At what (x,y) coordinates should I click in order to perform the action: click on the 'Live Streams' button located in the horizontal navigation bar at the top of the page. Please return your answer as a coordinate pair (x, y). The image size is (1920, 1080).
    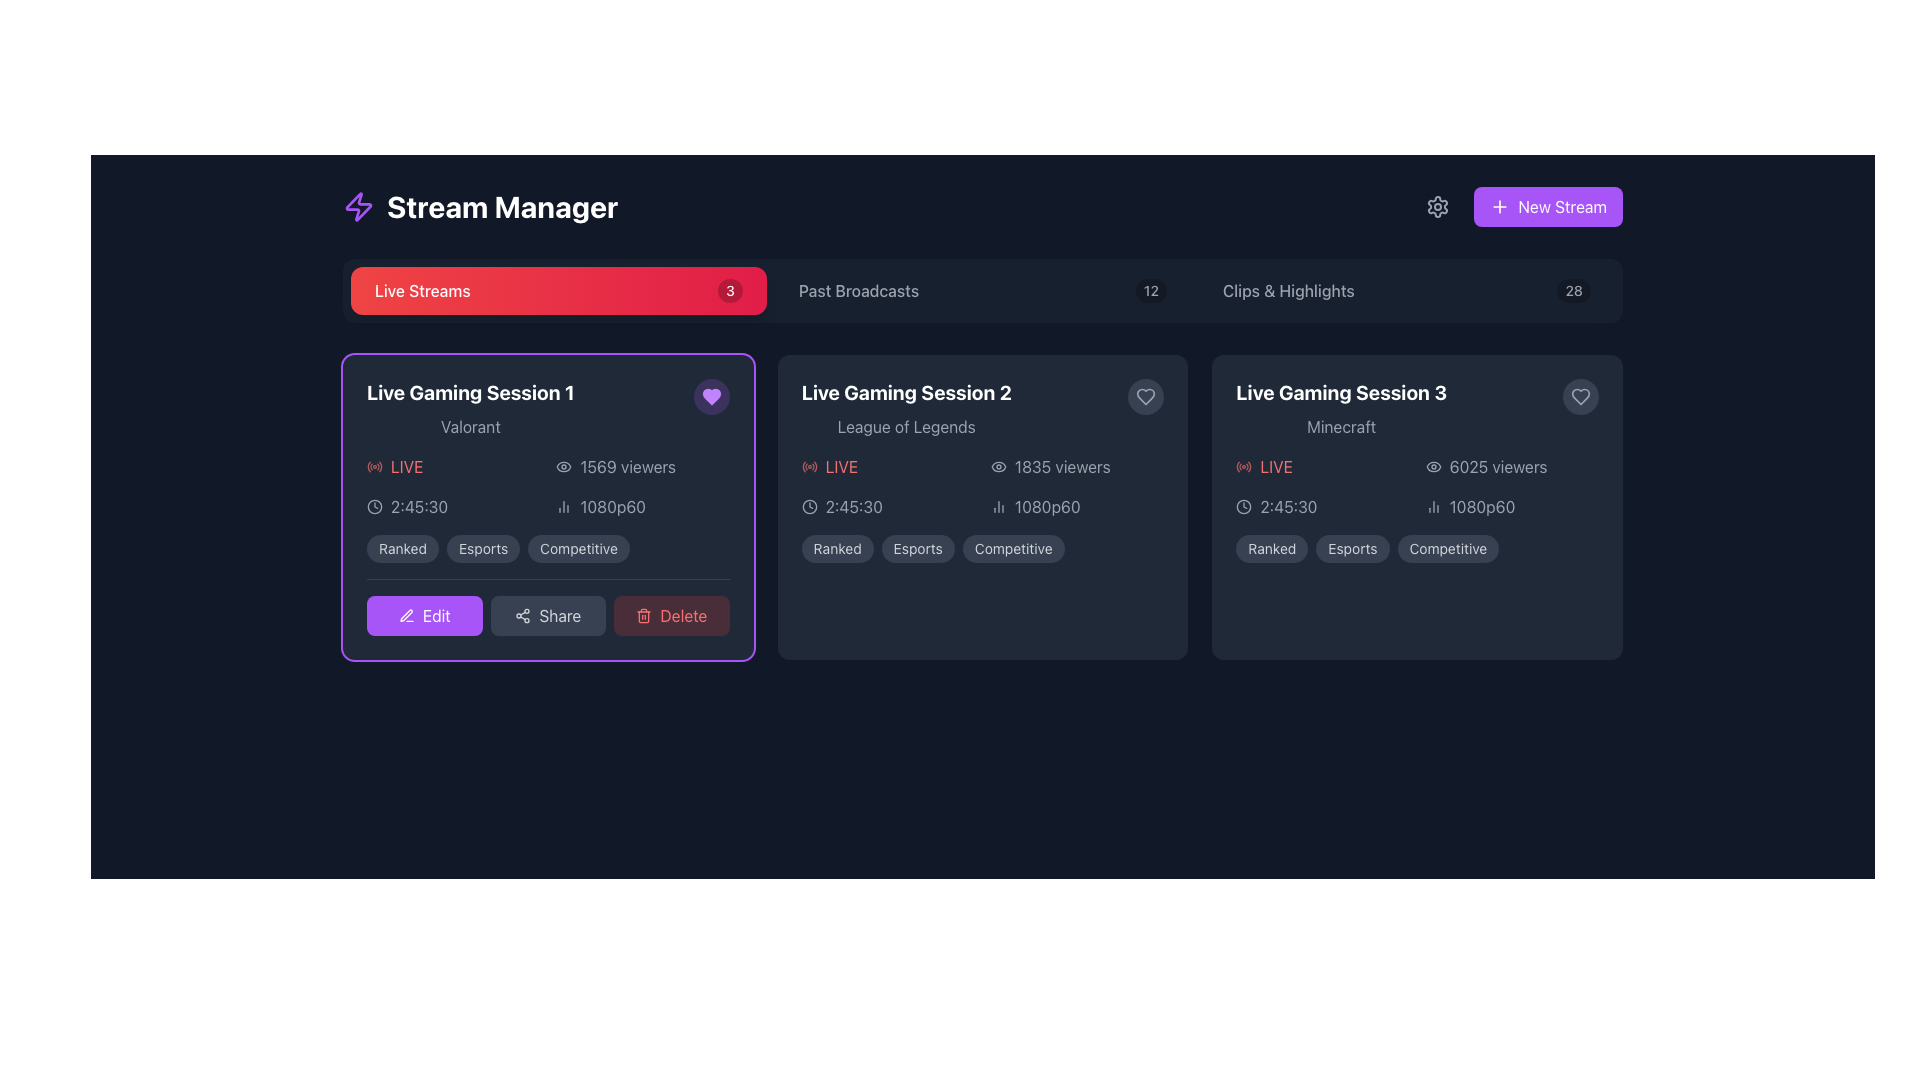
    Looking at the image, I should click on (558, 290).